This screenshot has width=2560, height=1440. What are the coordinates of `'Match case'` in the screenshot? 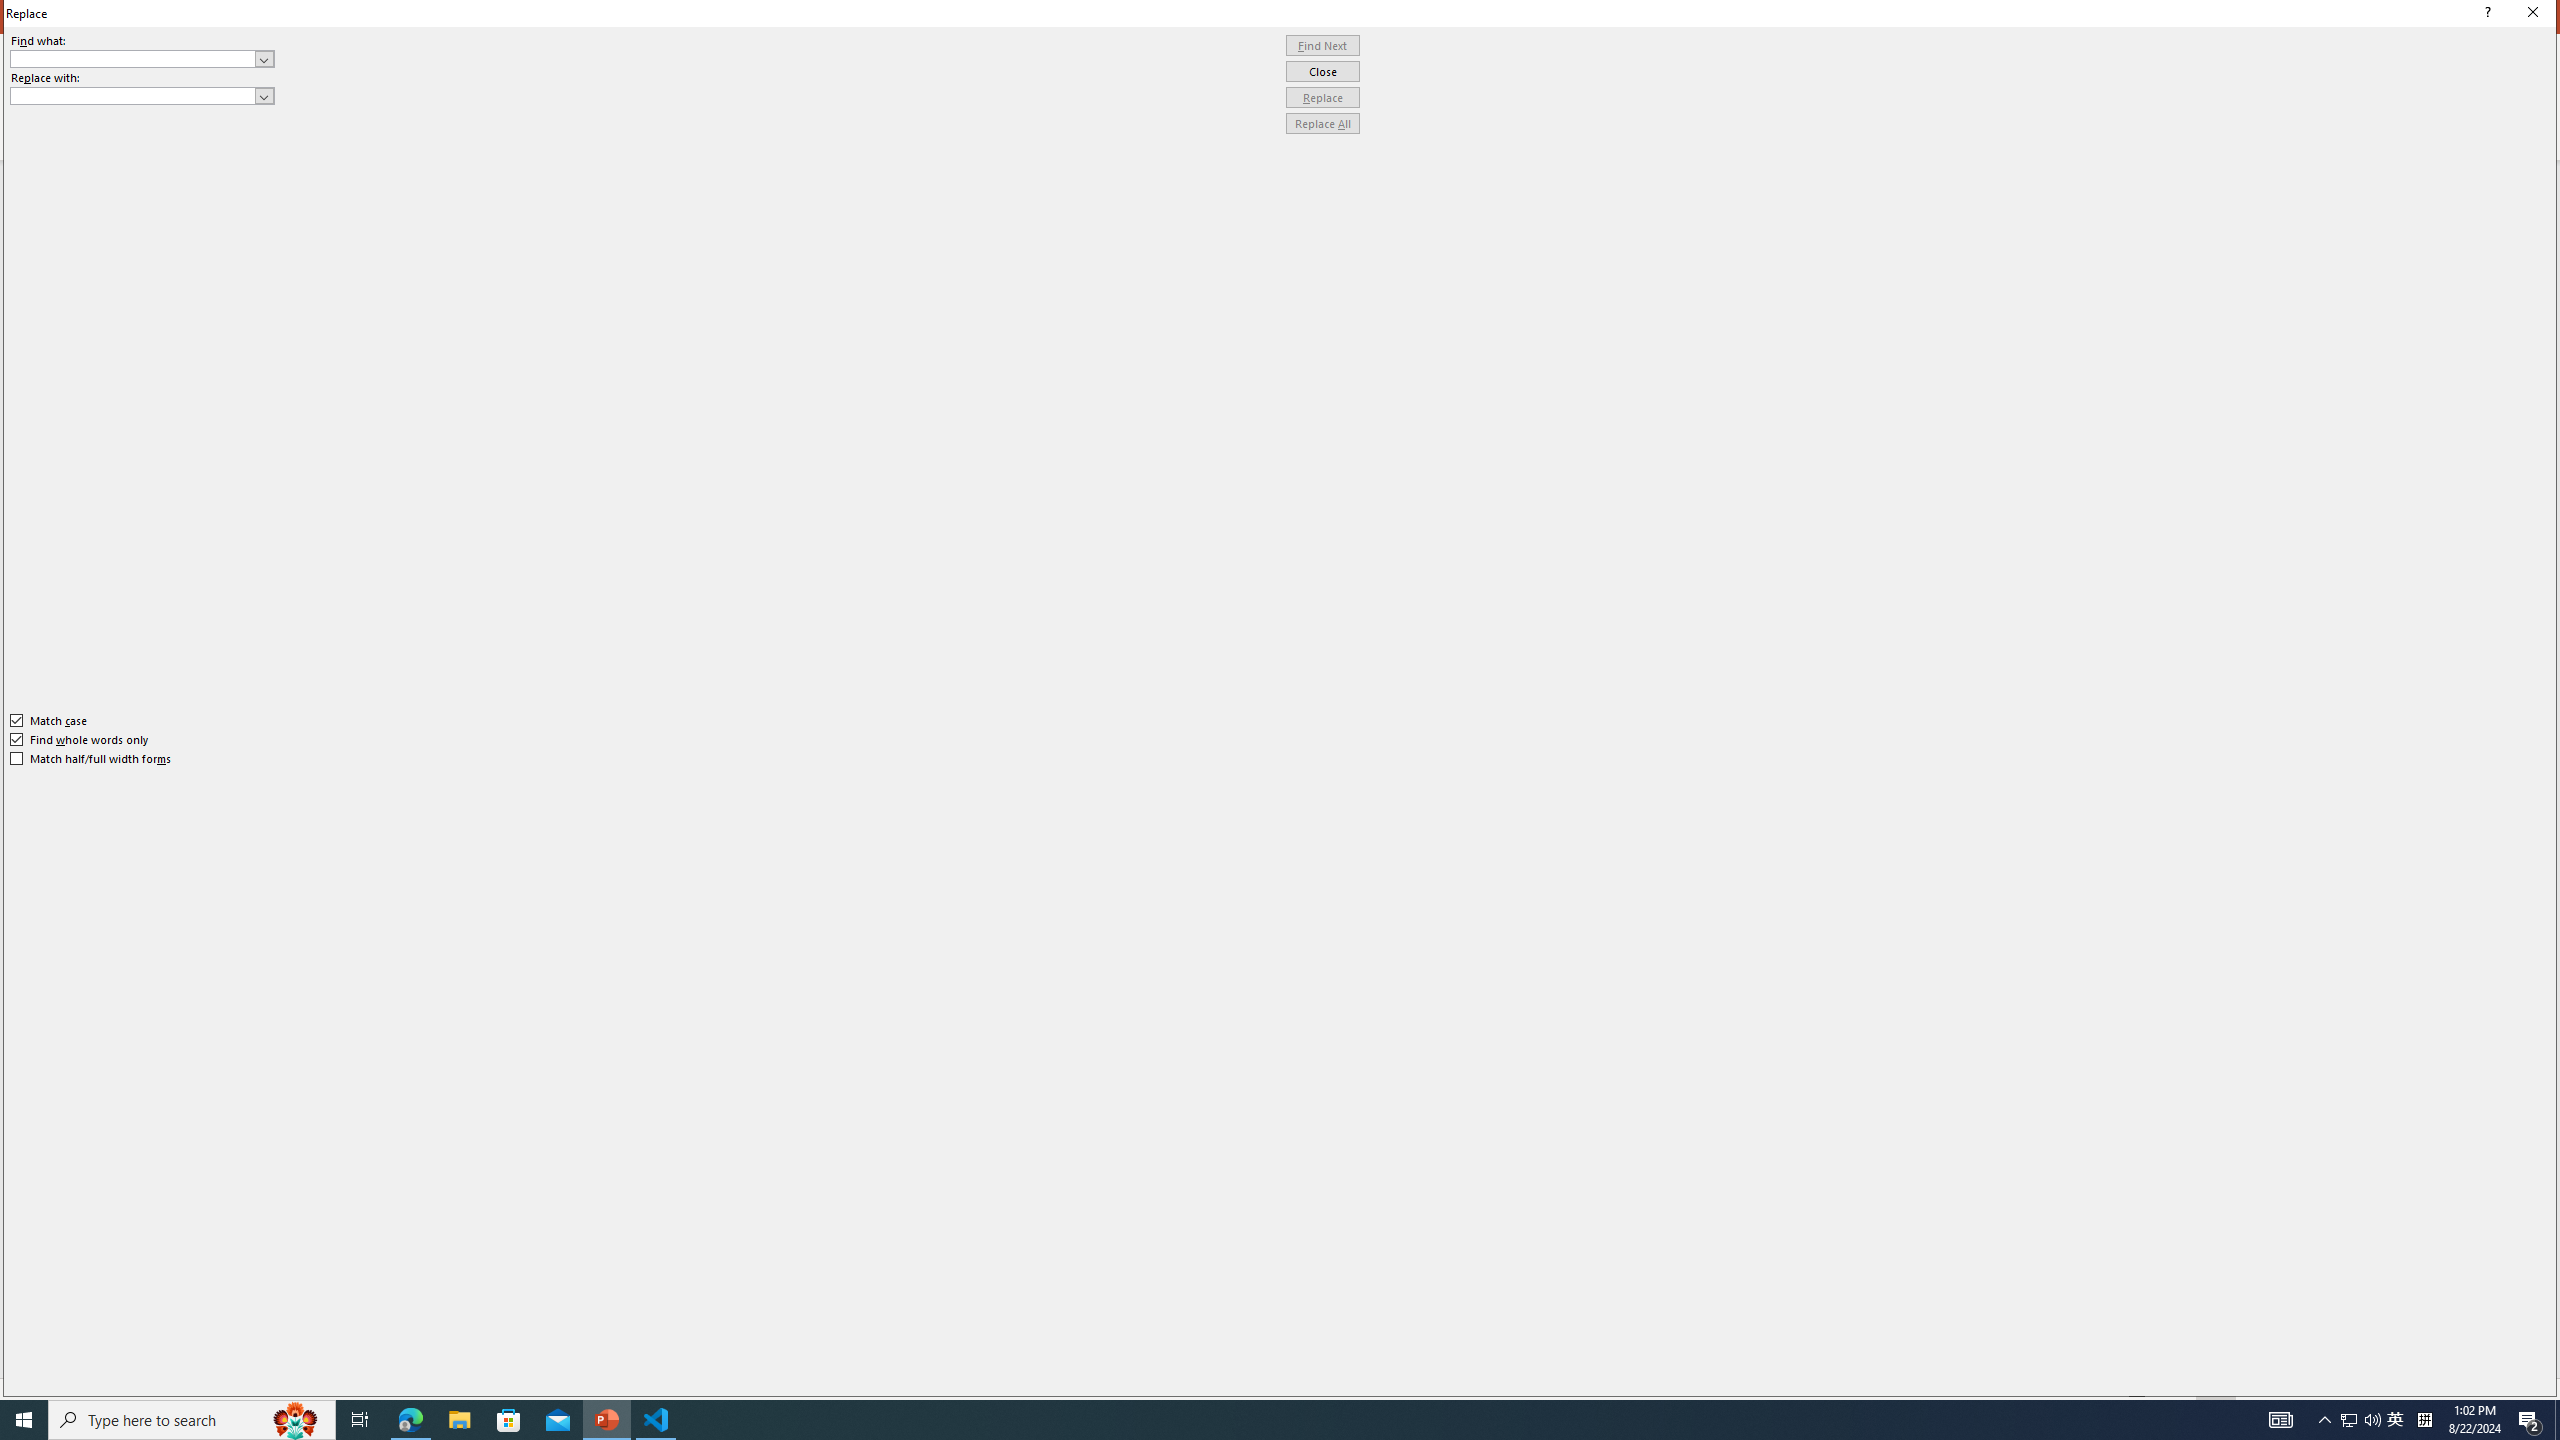 It's located at (48, 720).